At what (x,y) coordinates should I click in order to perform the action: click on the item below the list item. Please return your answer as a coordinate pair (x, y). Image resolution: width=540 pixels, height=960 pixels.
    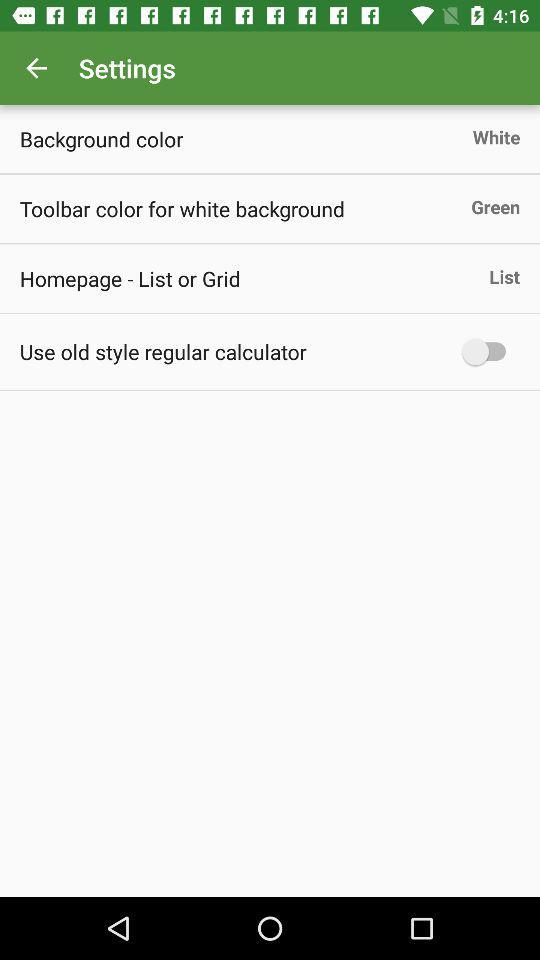
    Looking at the image, I should click on (488, 351).